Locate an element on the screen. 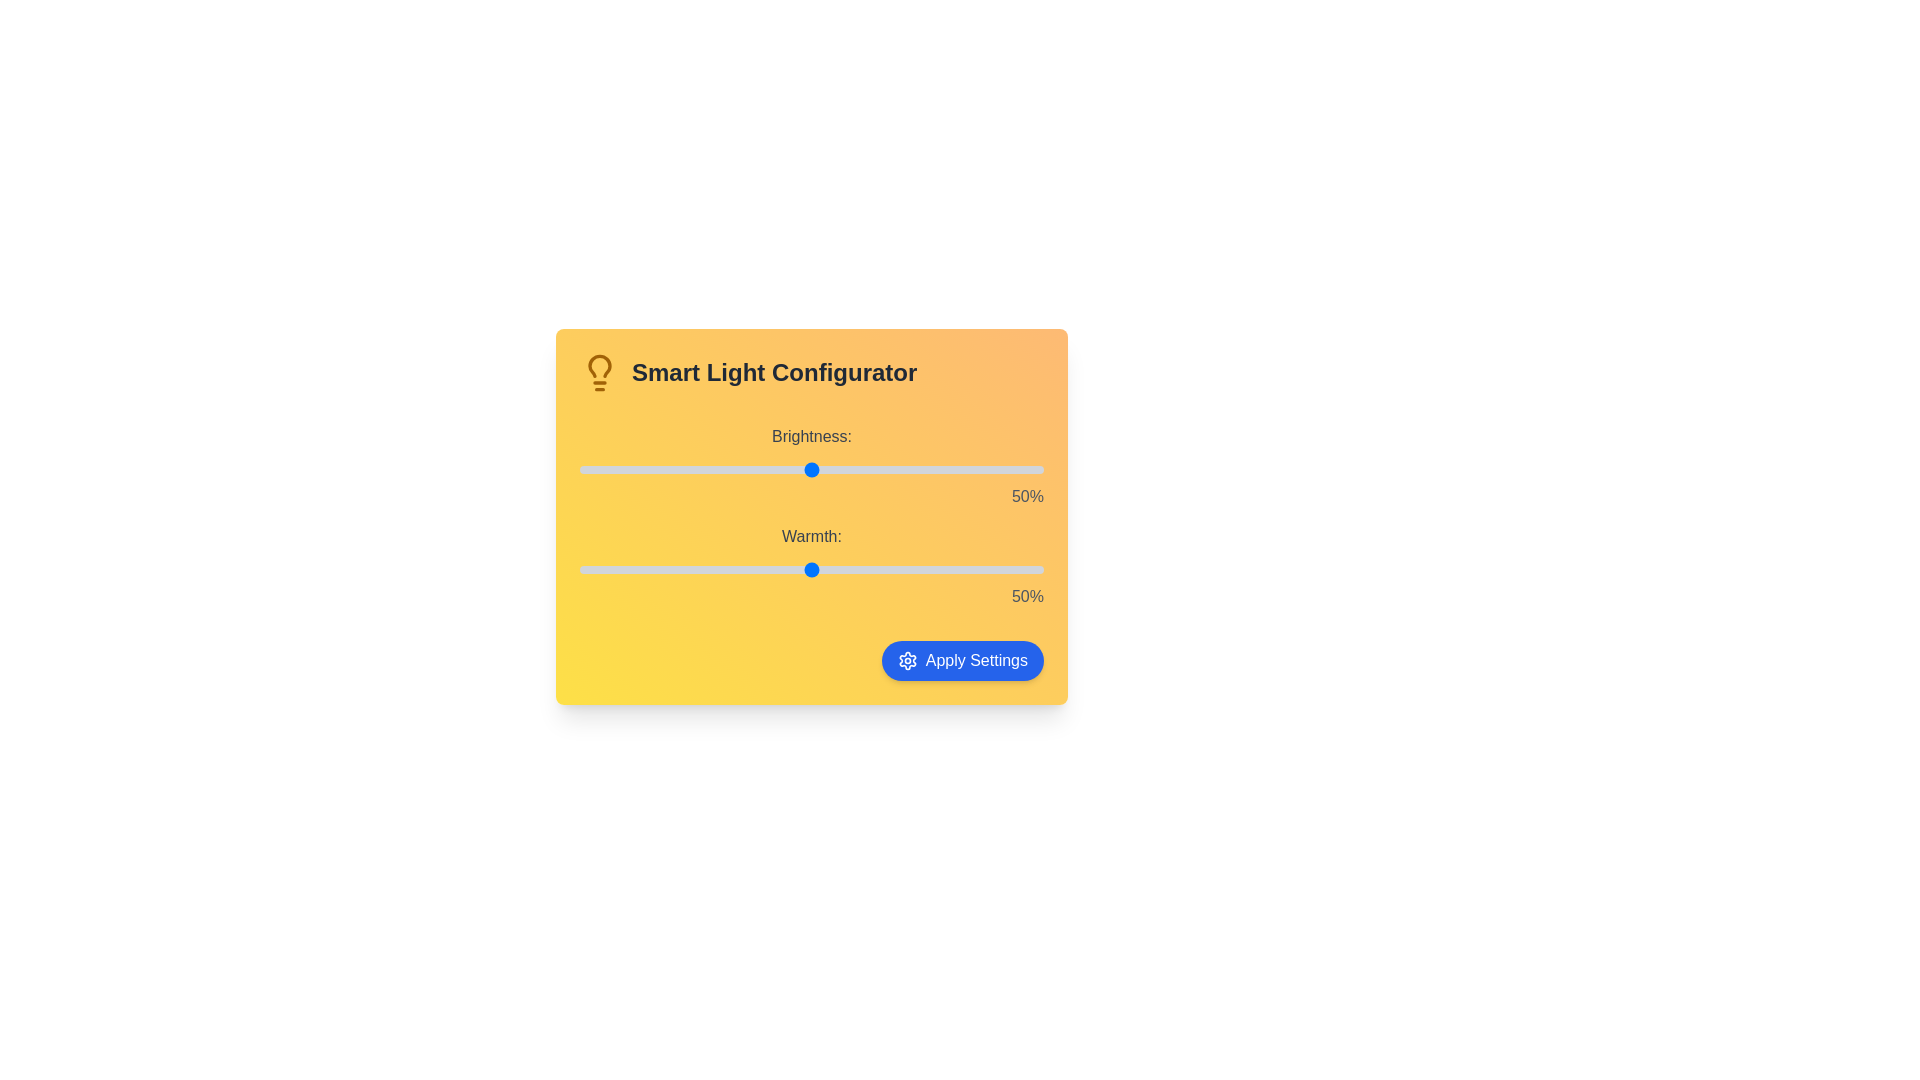 This screenshot has height=1080, width=1920. the warmth level is located at coordinates (797, 570).